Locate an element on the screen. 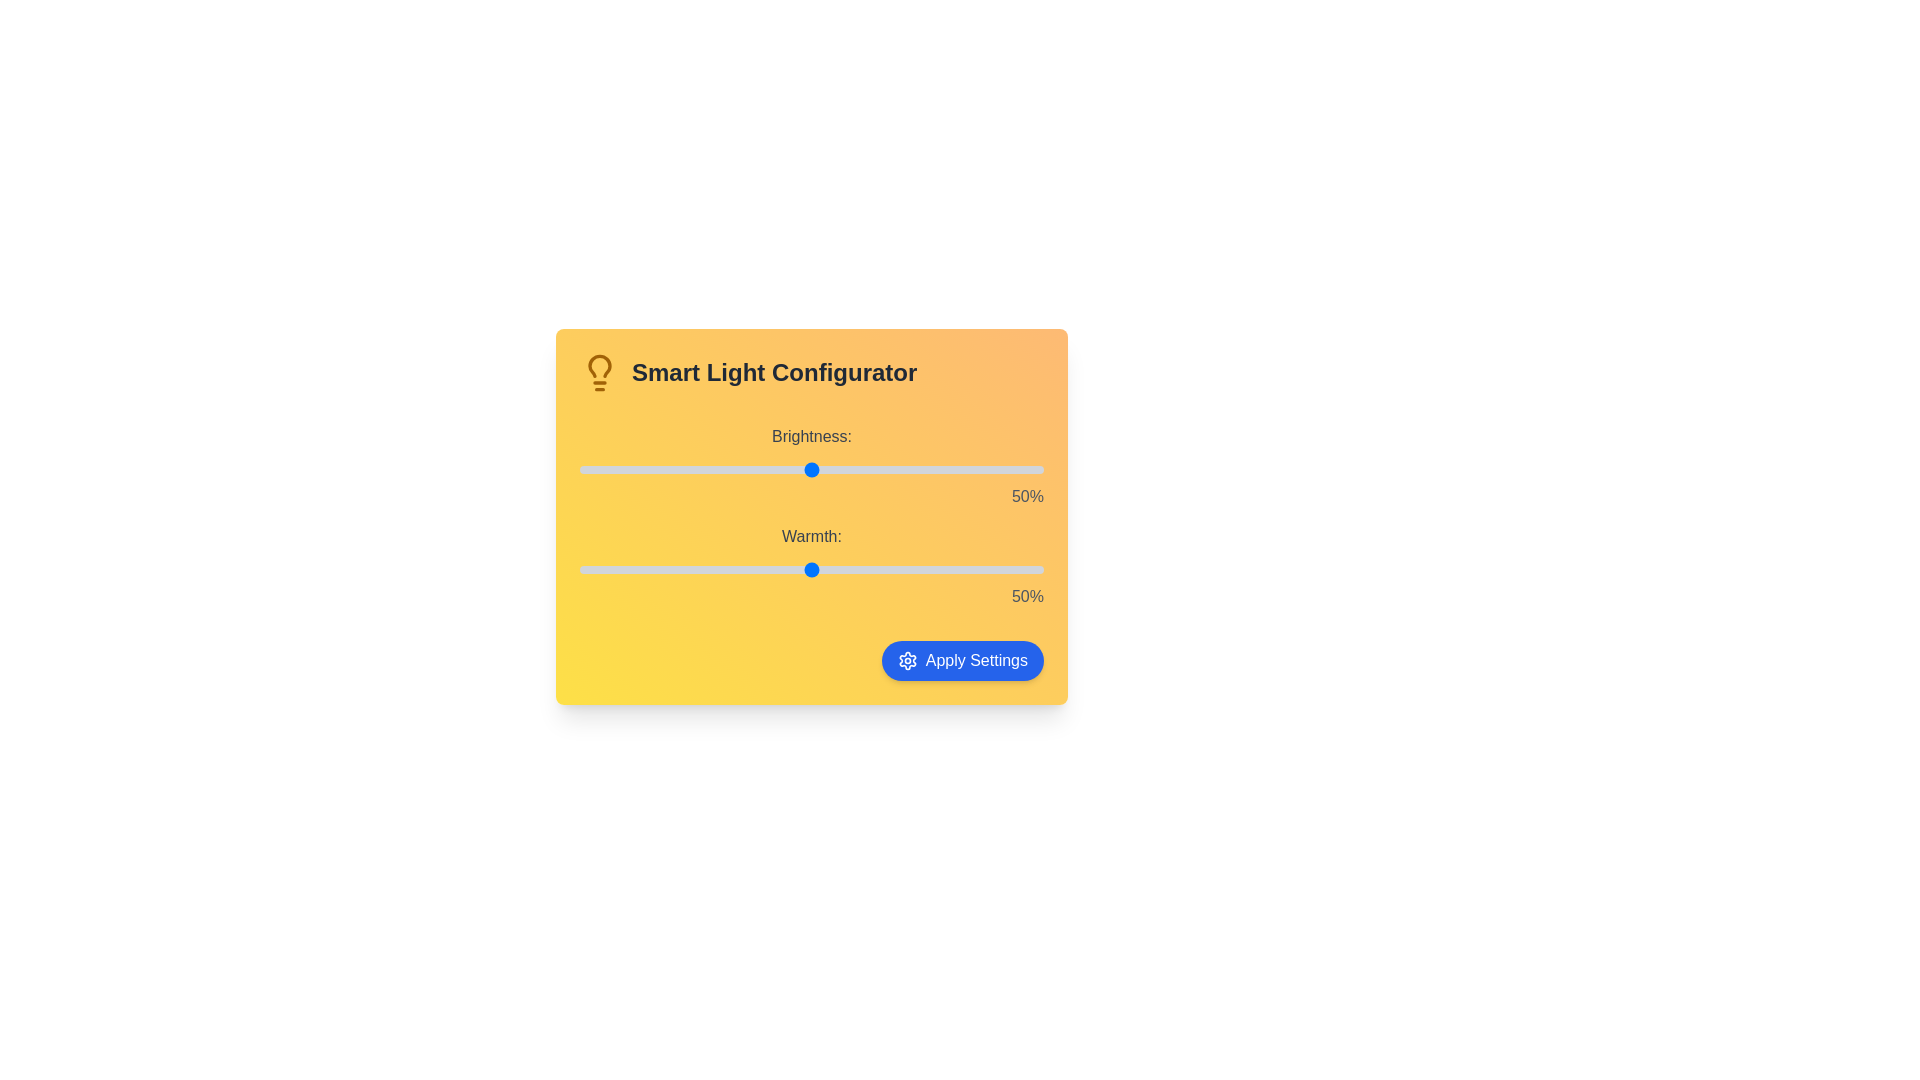 This screenshot has height=1080, width=1920. the warmth level is located at coordinates (797, 570).